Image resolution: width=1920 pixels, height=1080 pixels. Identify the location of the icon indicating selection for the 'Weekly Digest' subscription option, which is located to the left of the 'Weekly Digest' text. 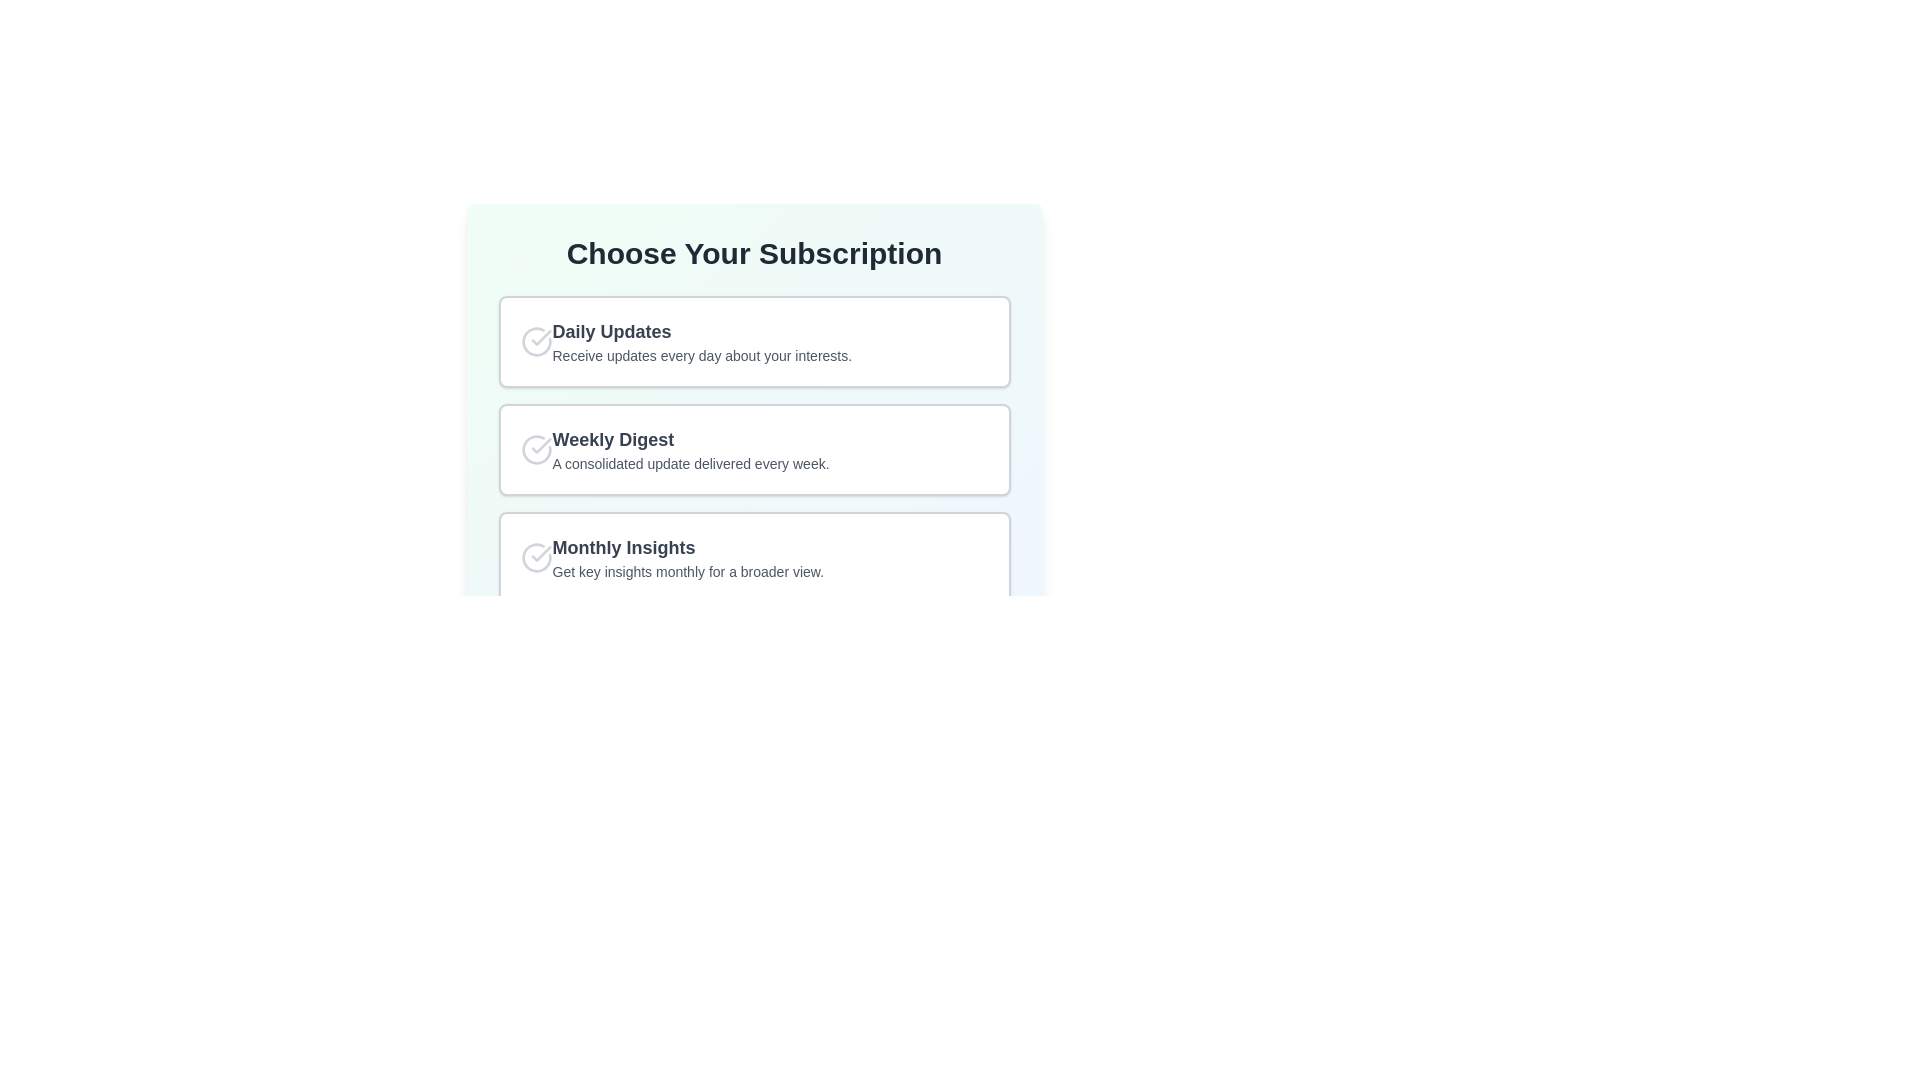
(541, 445).